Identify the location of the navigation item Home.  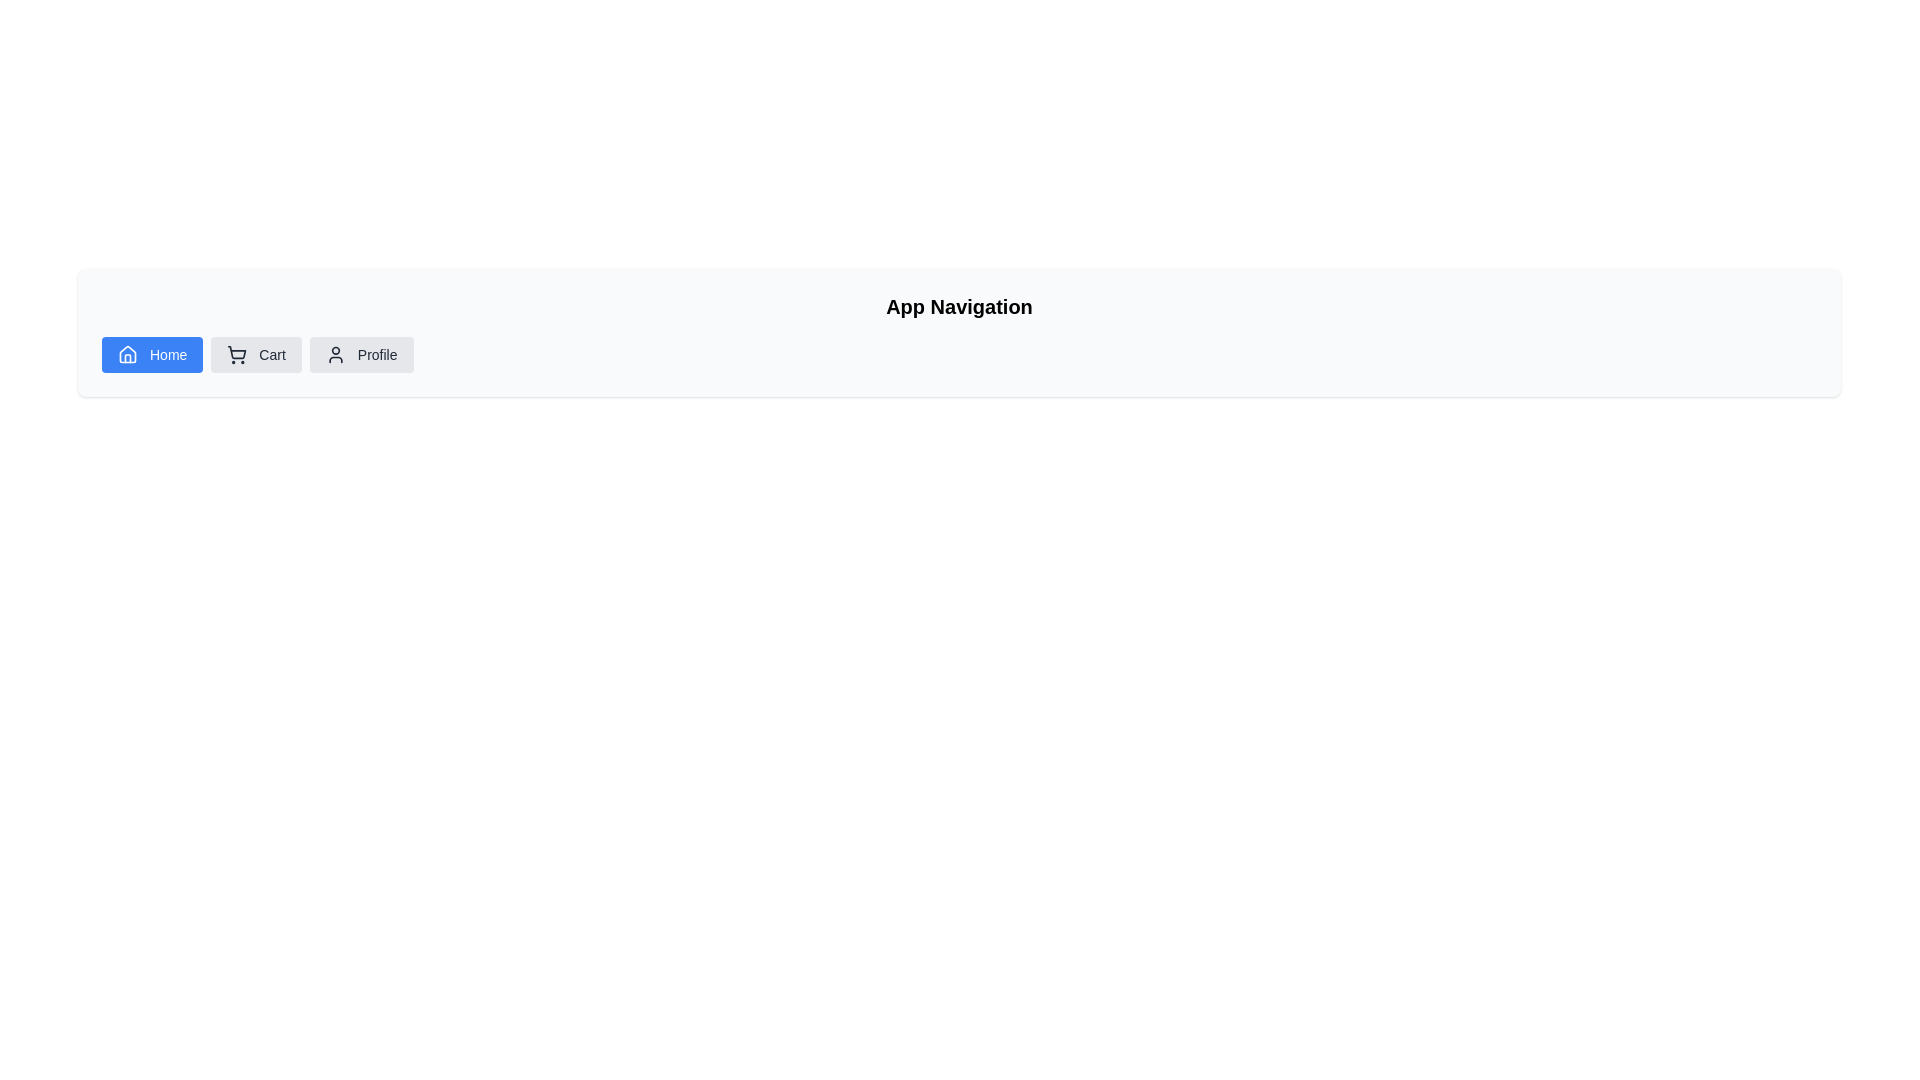
(151, 353).